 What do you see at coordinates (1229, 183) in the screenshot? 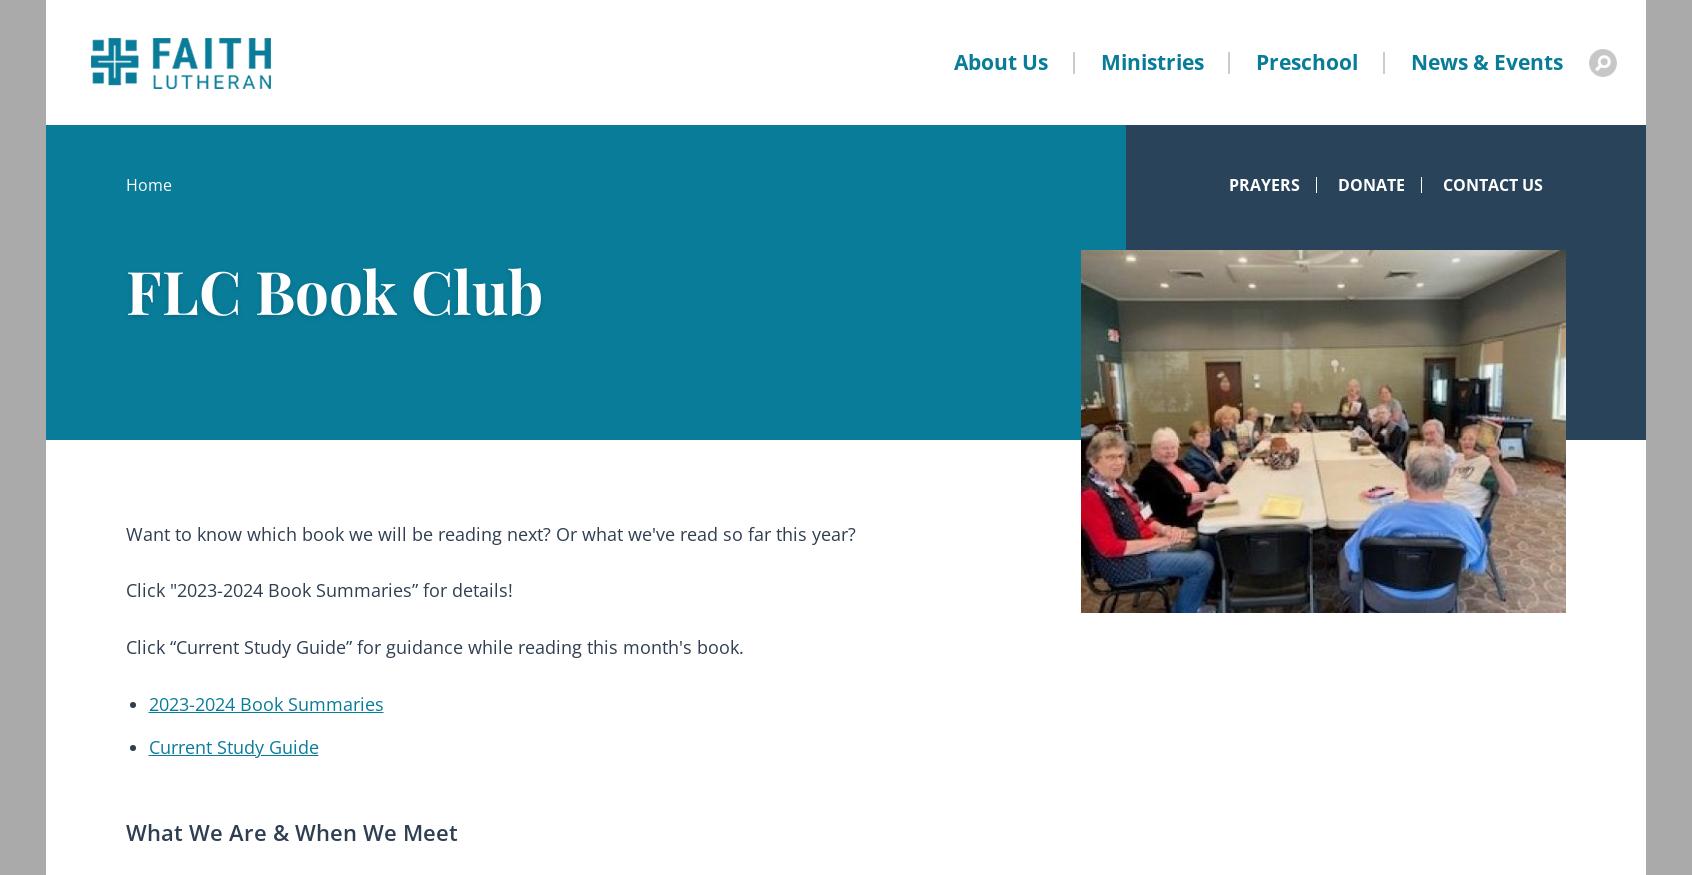
I see `'Prayers'` at bounding box center [1229, 183].